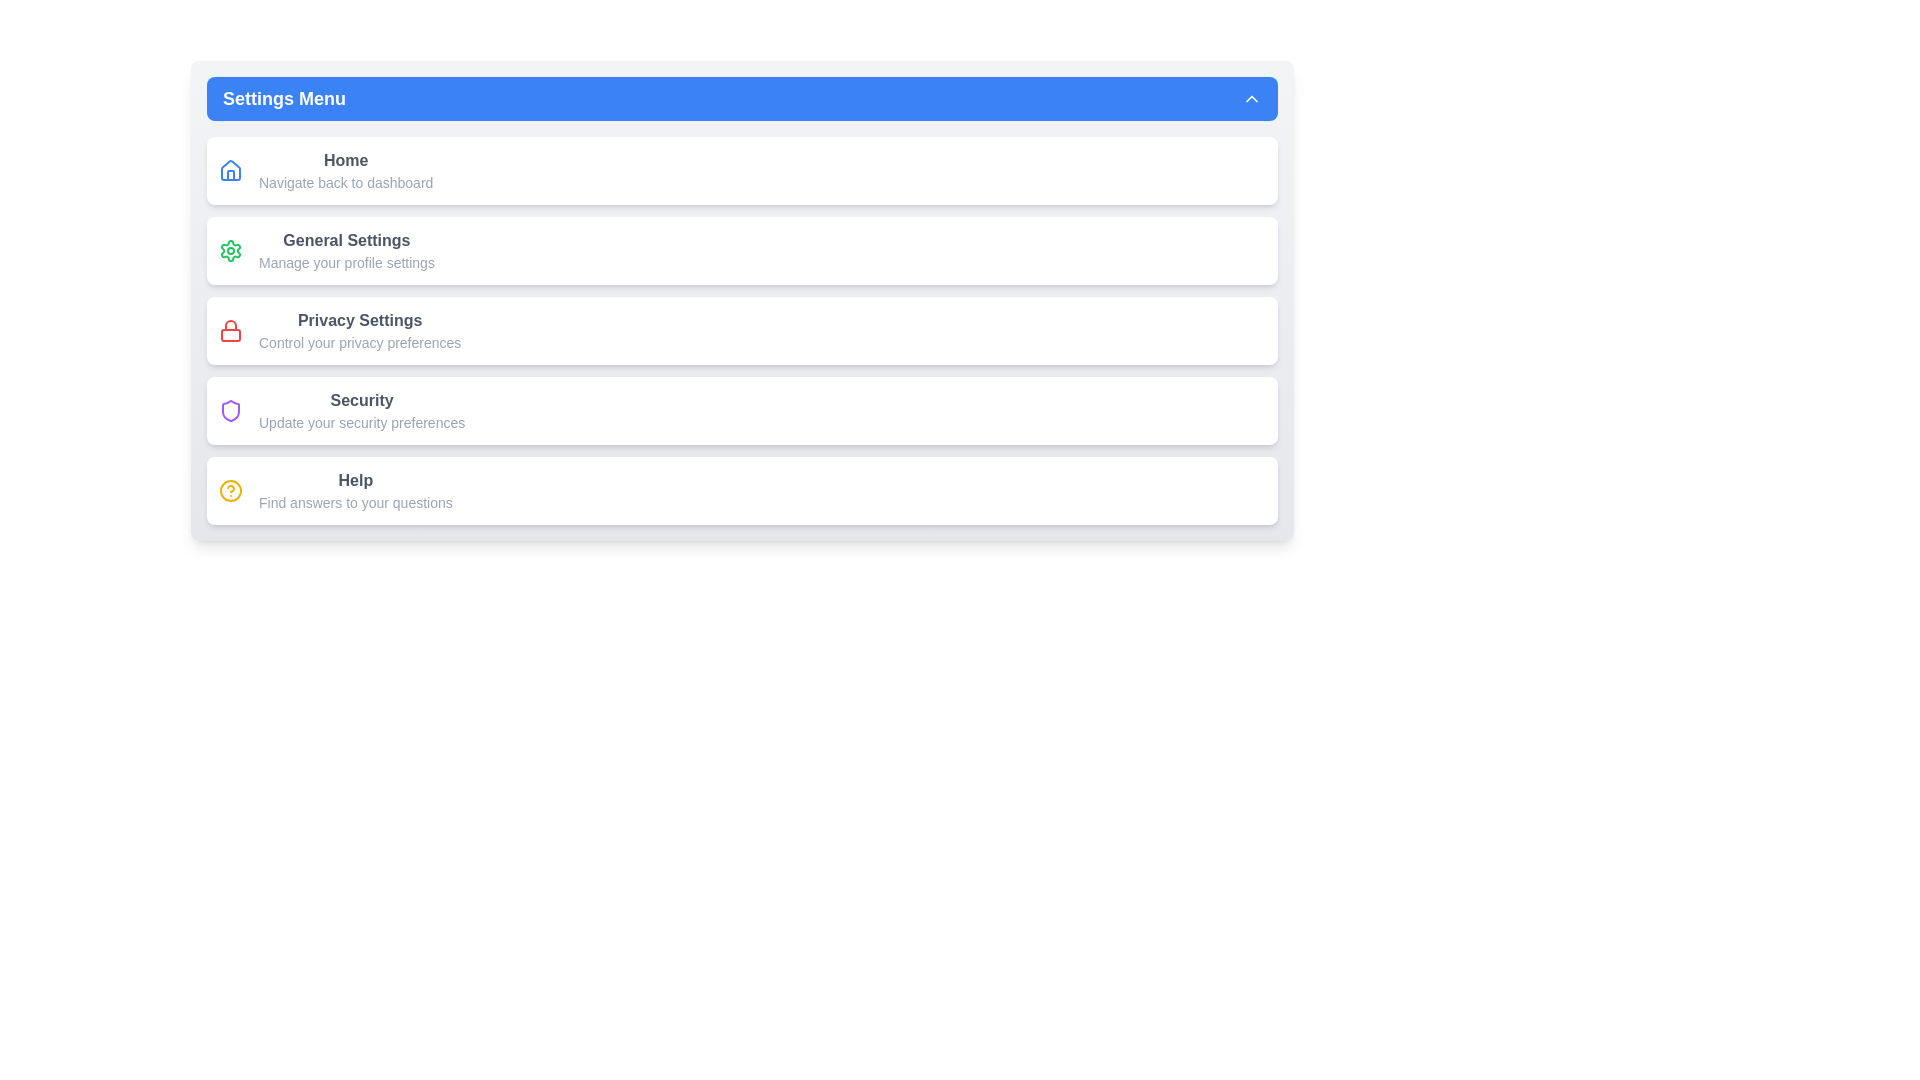 Image resolution: width=1920 pixels, height=1080 pixels. Describe the element at coordinates (355, 490) in the screenshot. I see `the 'Help' Text Block located in the 'Settings Menu' section, which is the fifth list item and has a yellow circular icon adjacent to it` at that location.